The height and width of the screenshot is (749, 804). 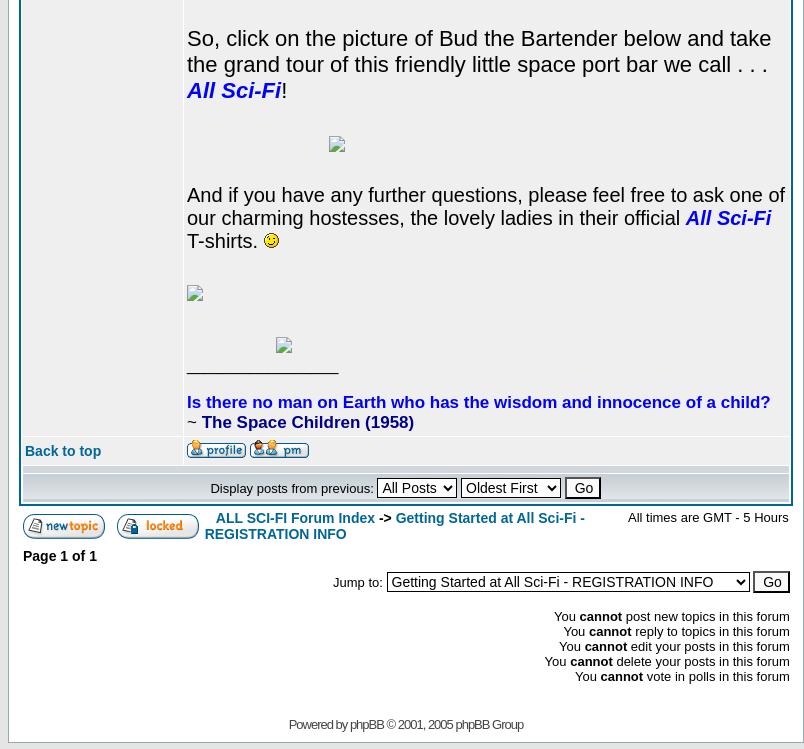 I want to click on 'Jump to:', so click(x=358, y=581).